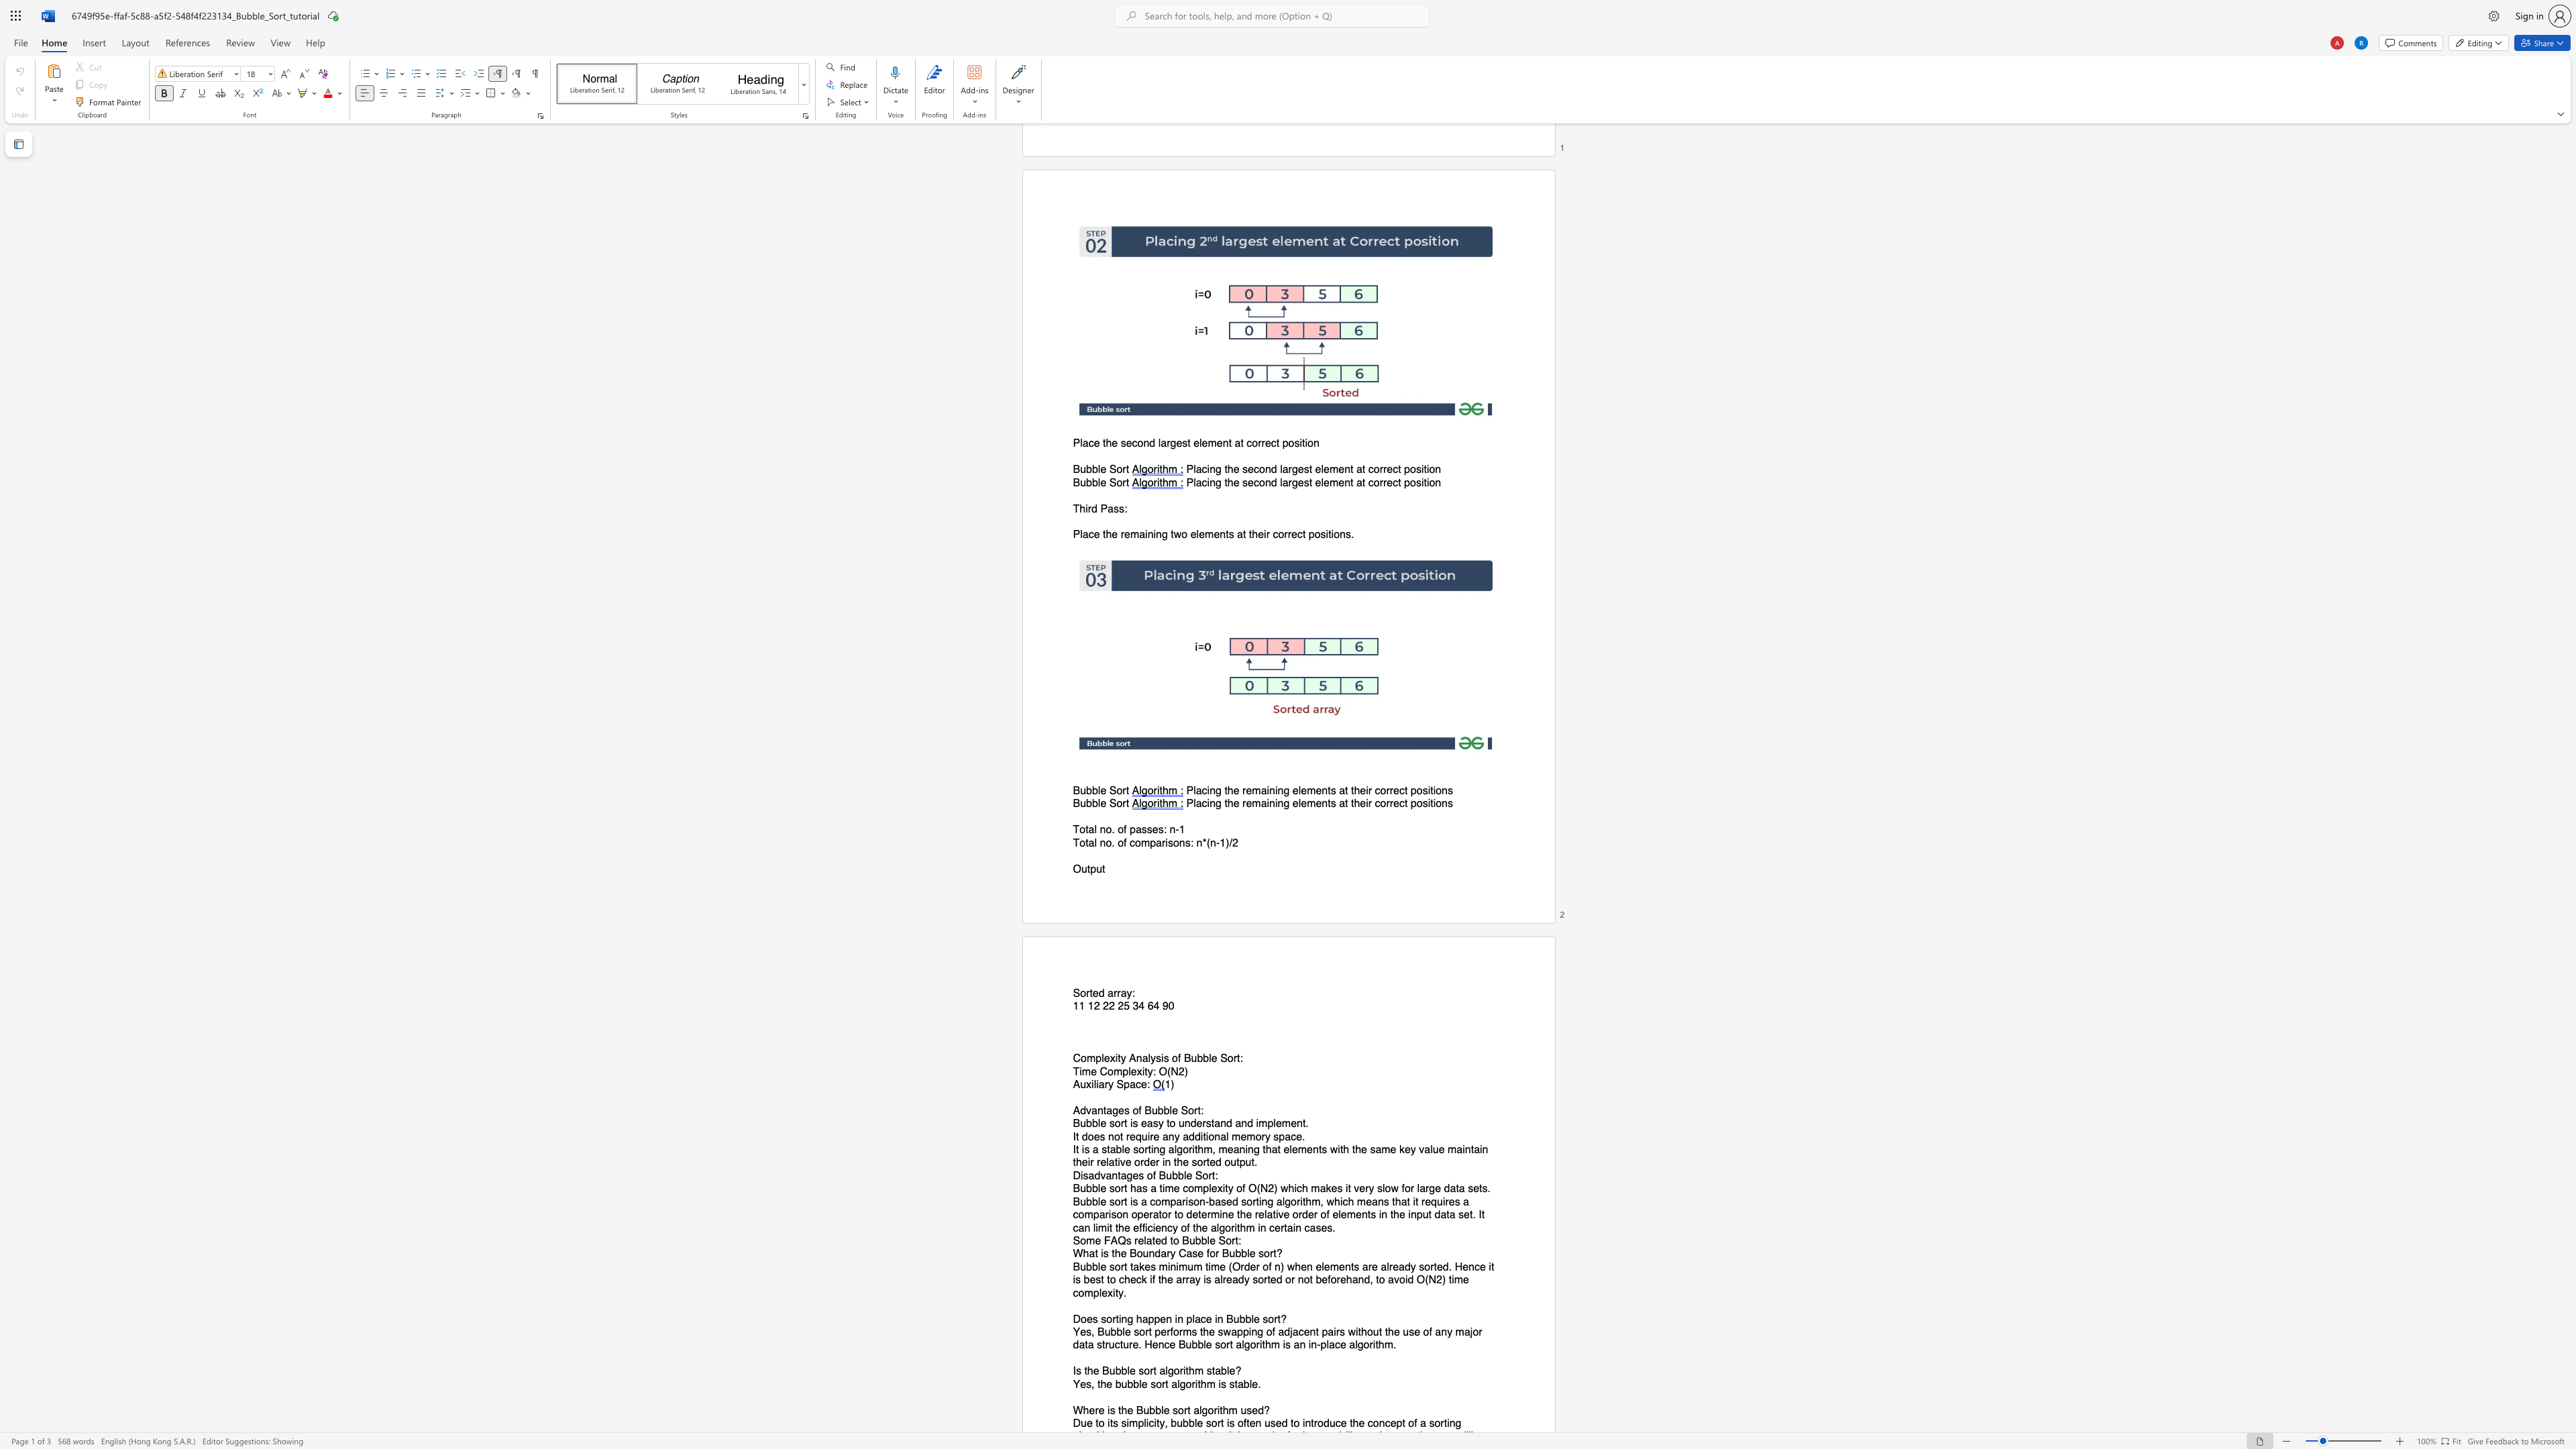 The image size is (2576, 1449). What do you see at coordinates (1297, 1148) in the screenshot?
I see `the subset text "ments with the sam" within the text "It is a stable sorting algorithm, meaning that elements with the same key value"` at bounding box center [1297, 1148].